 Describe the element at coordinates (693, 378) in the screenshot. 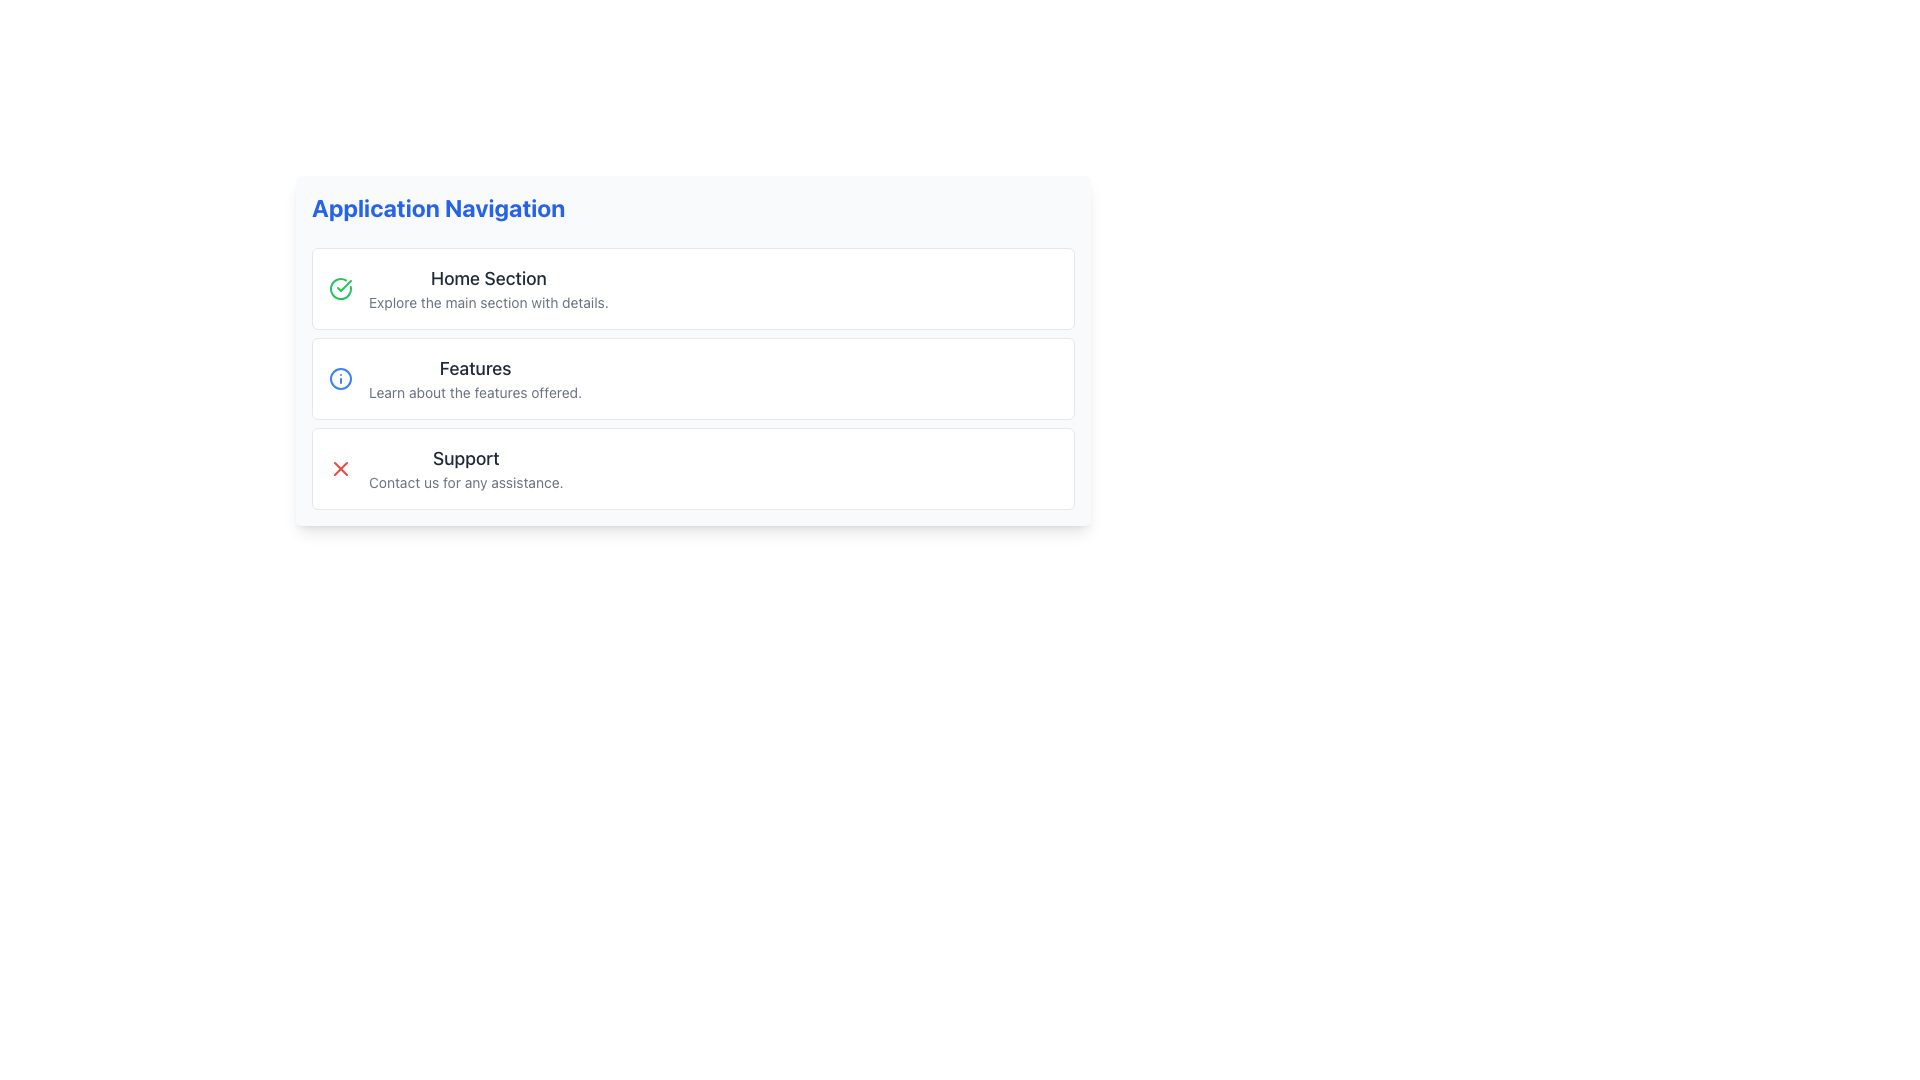

I see `the Information card located under the 'Application Navigation' title, which provides a description of the application's features and is the second section in a vertical arrangement` at that location.